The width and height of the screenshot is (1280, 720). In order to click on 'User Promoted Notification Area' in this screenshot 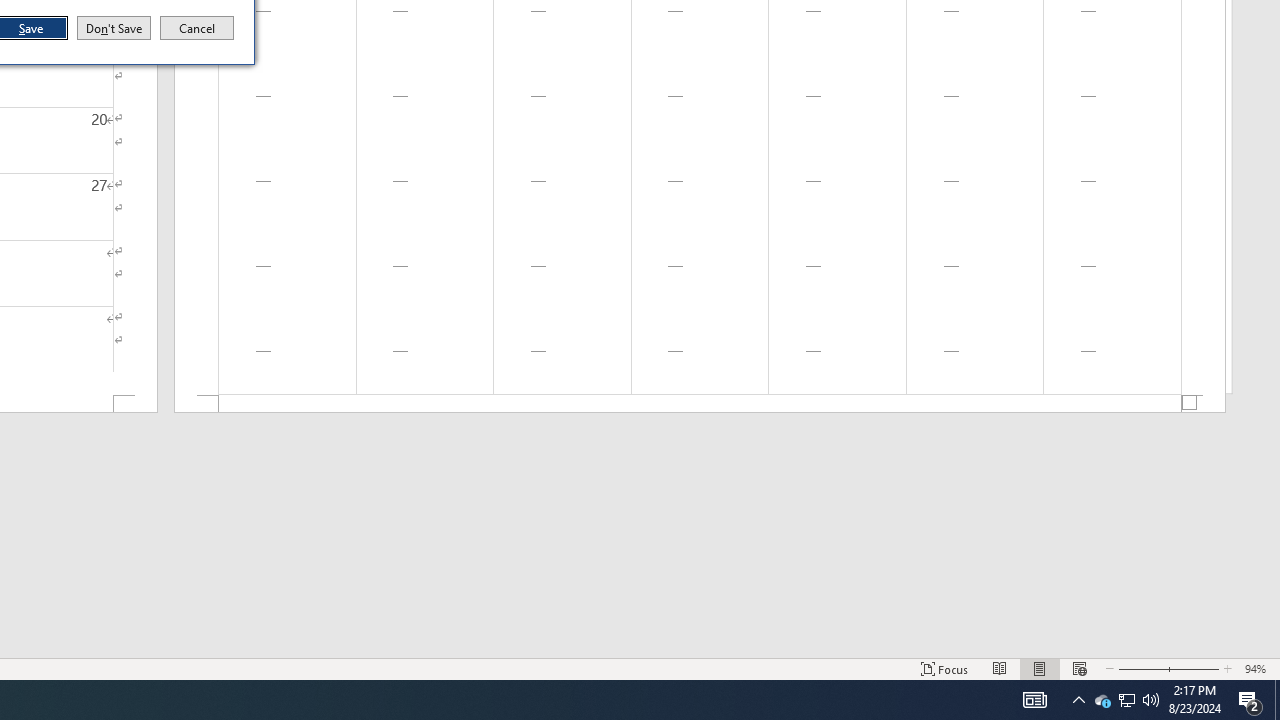, I will do `click(1127, 698)`.